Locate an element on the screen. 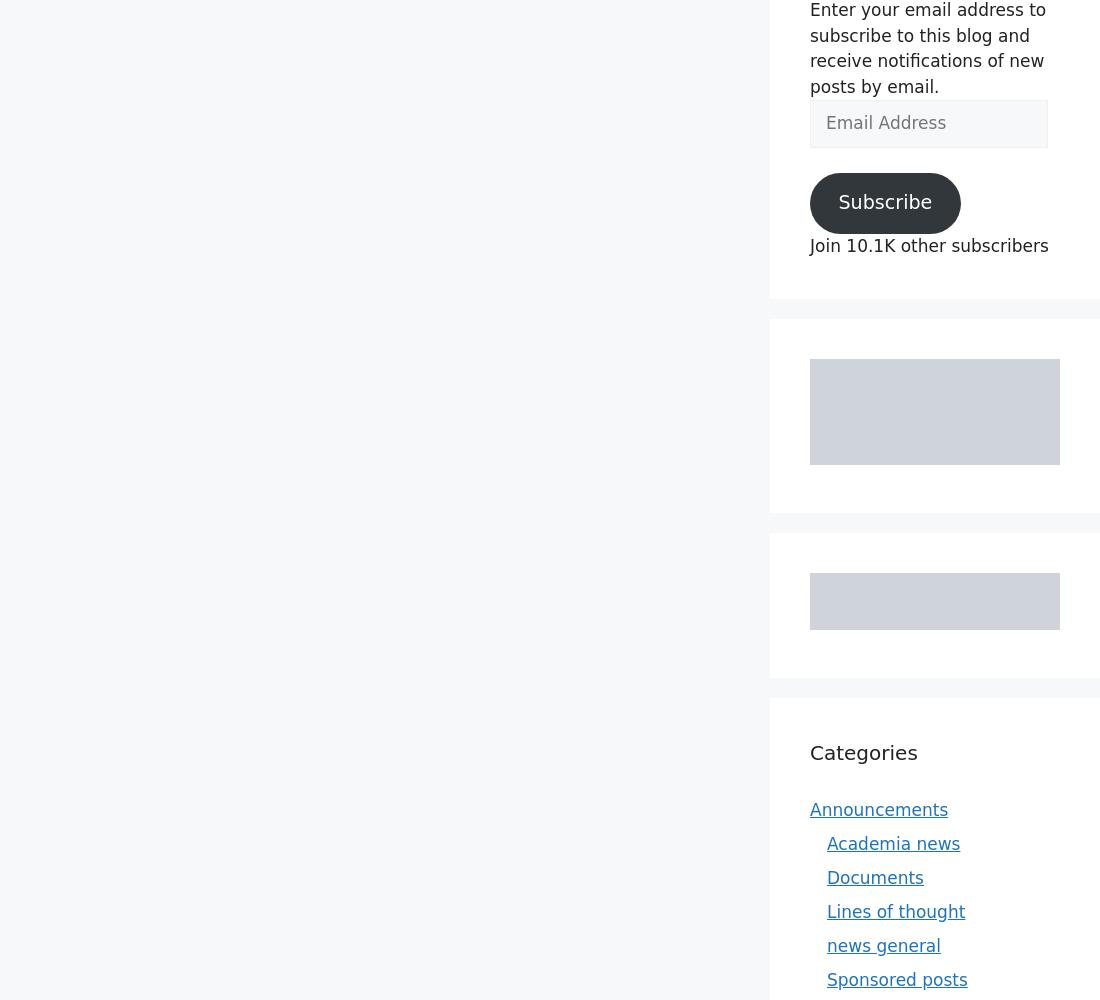 Image resolution: width=1100 pixels, height=1000 pixels. 'Enter your email address to subscribe to this blog and receive notifications of new posts by email.' is located at coordinates (927, 48).